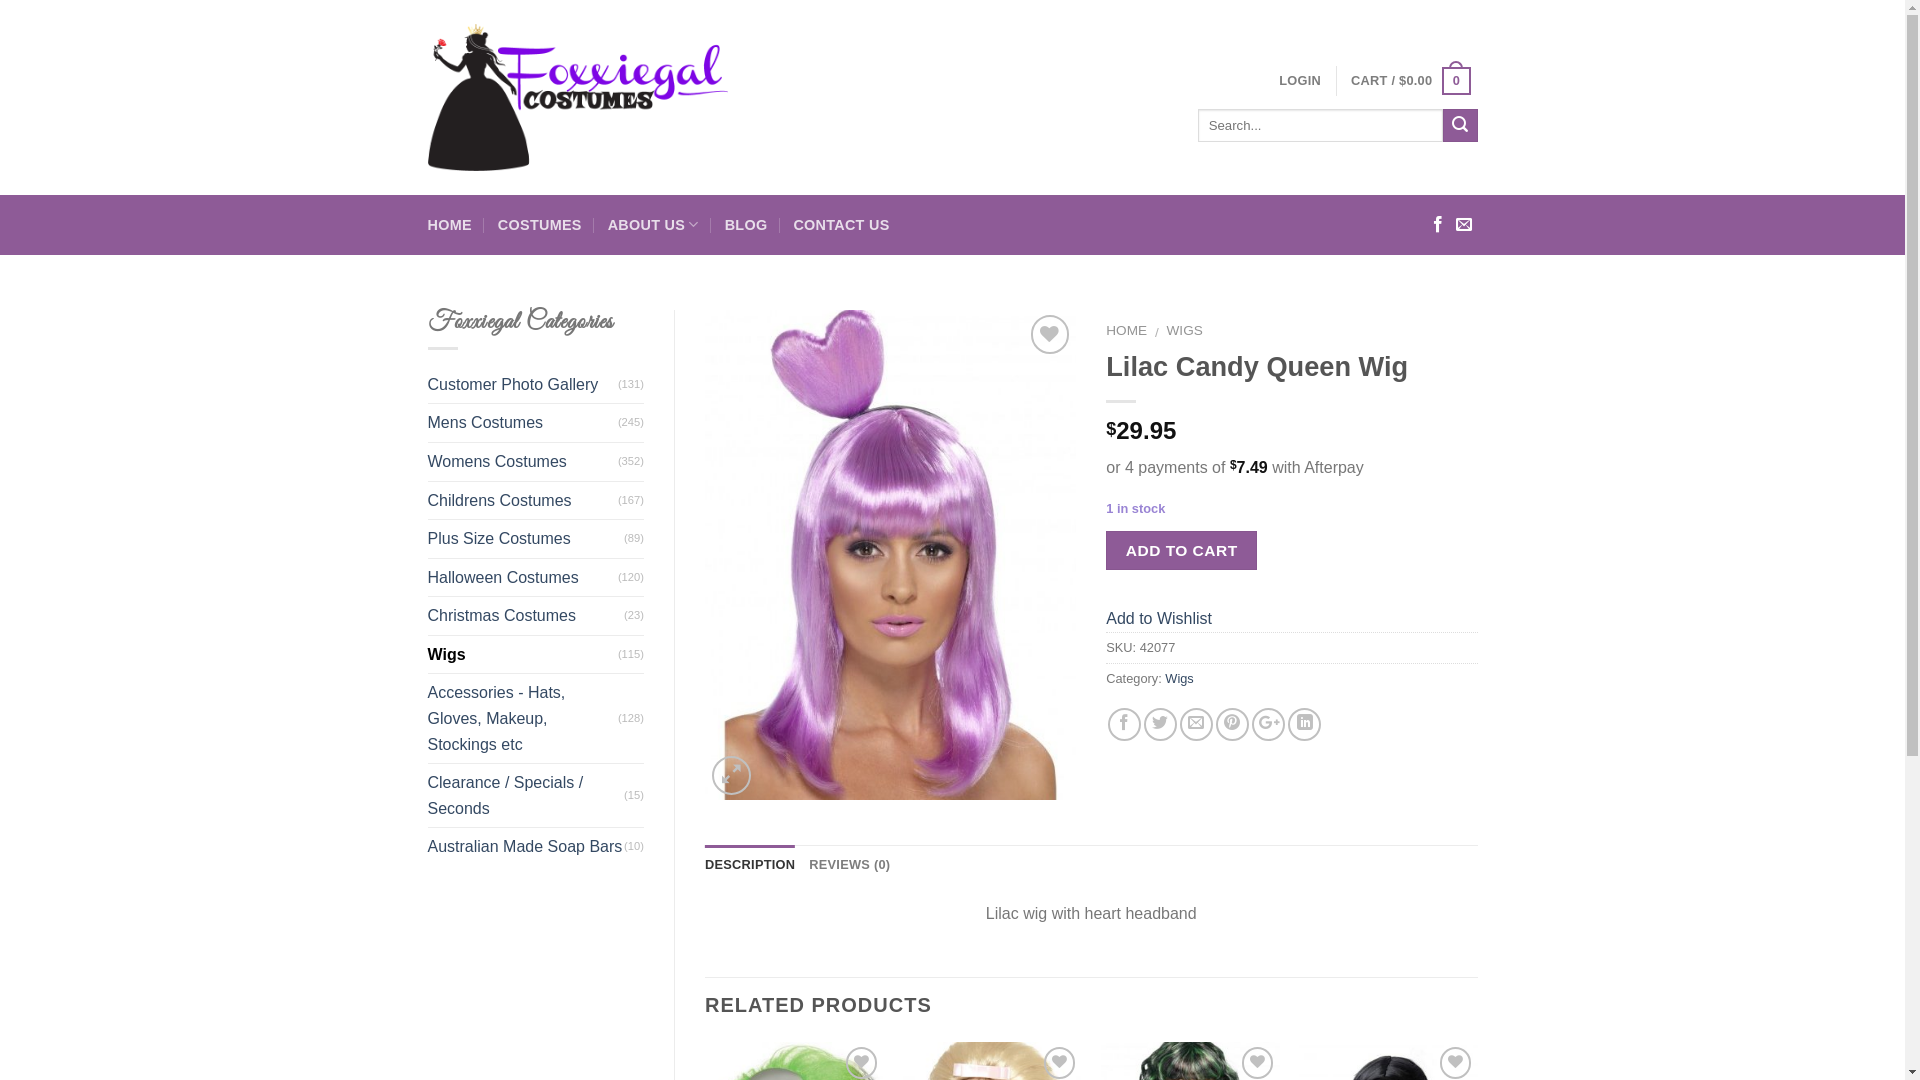 The height and width of the screenshot is (1080, 1920). I want to click on 'WIGS', so click(1185, 329).